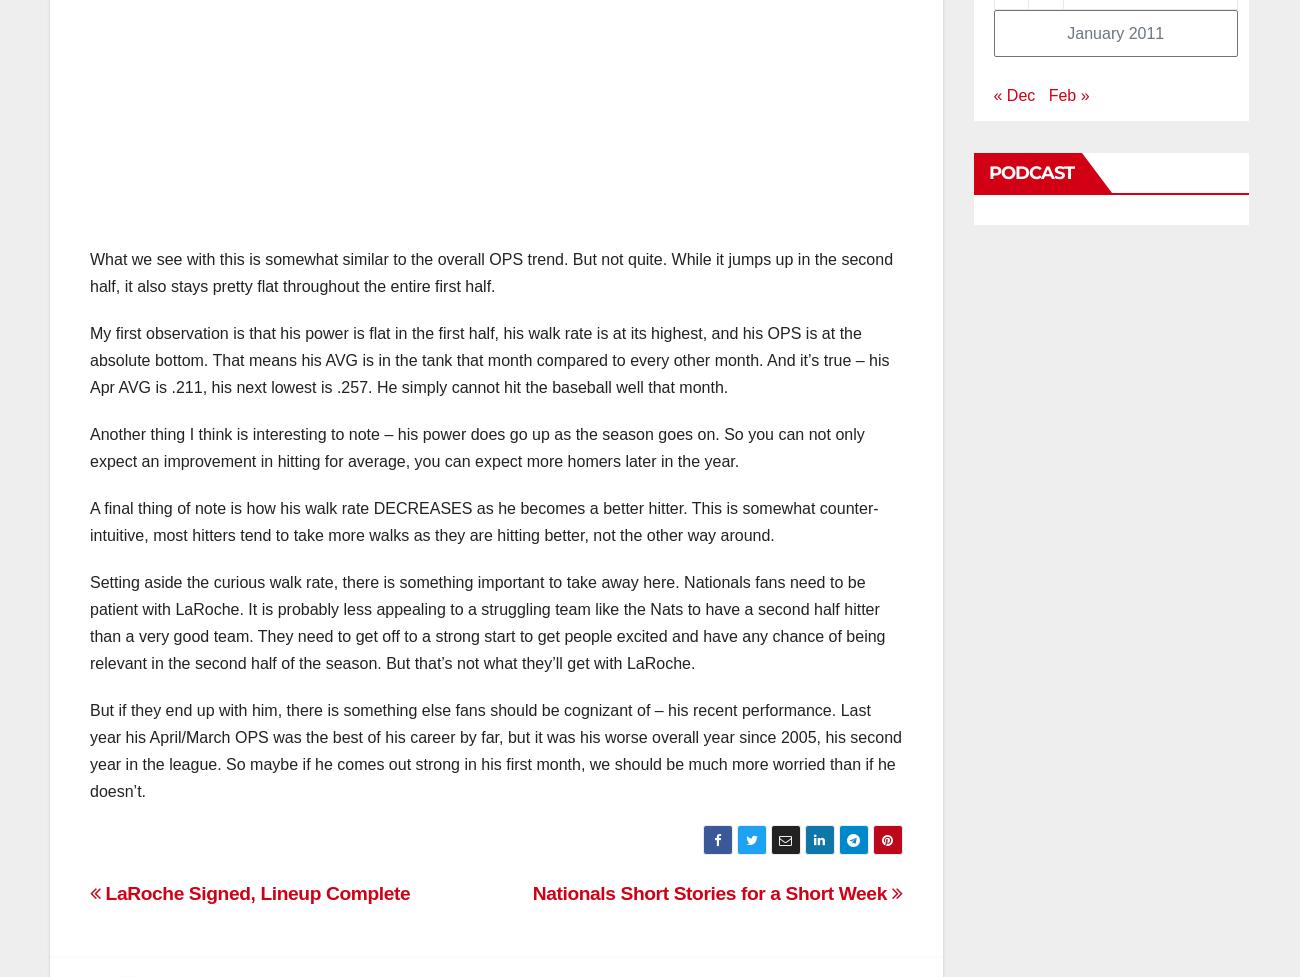  Describe the element at coordinates (489, 360) in the screenshot. I see `'My first observation is that his power is flat in the first half, his walk rate is at its highest, and his OPS is at the absolute bottom. That means his AVG is in the tank that month compared to every other month. And it’s true – his Apr AVG is .211, his next lowest is .257. He simply cannot hit the baseball well that month.'` at that location.